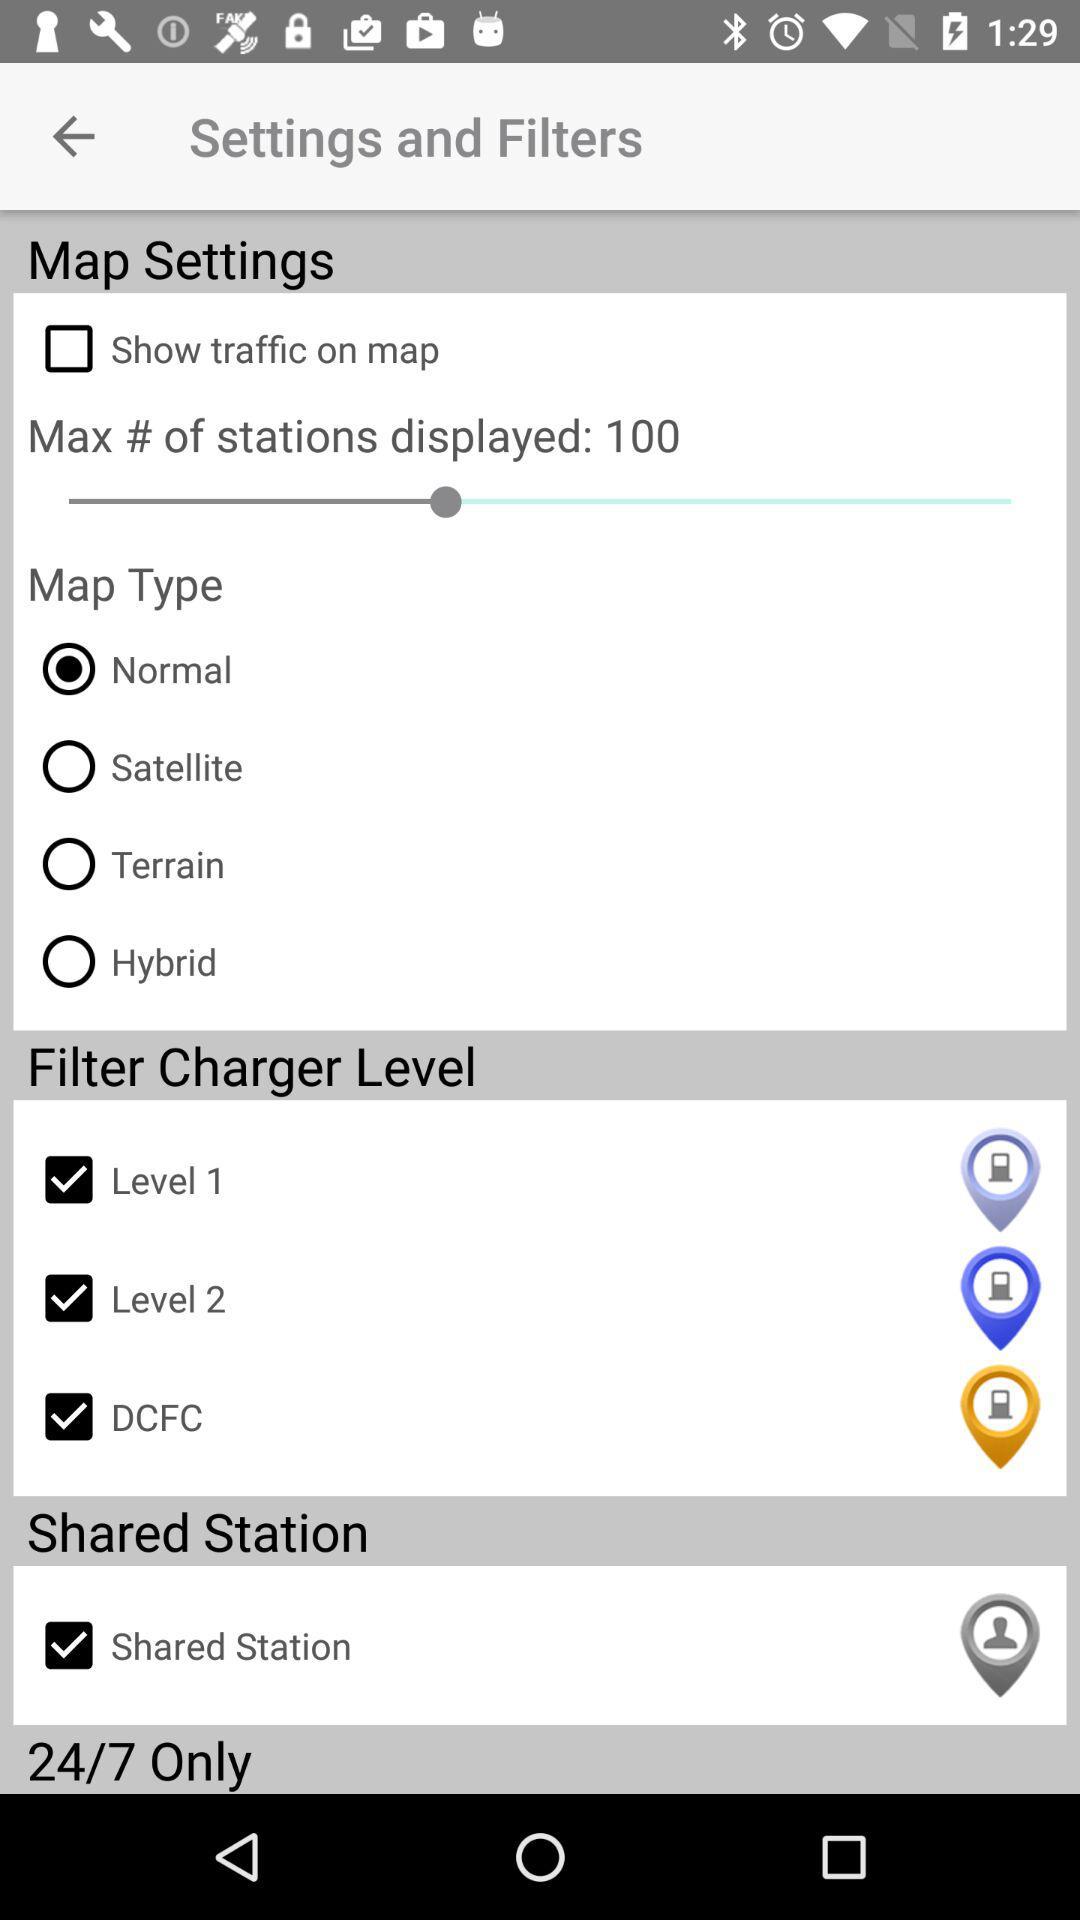 The image size is (1080, 1920). I want to click on the item below map settings, so click(540, 348).